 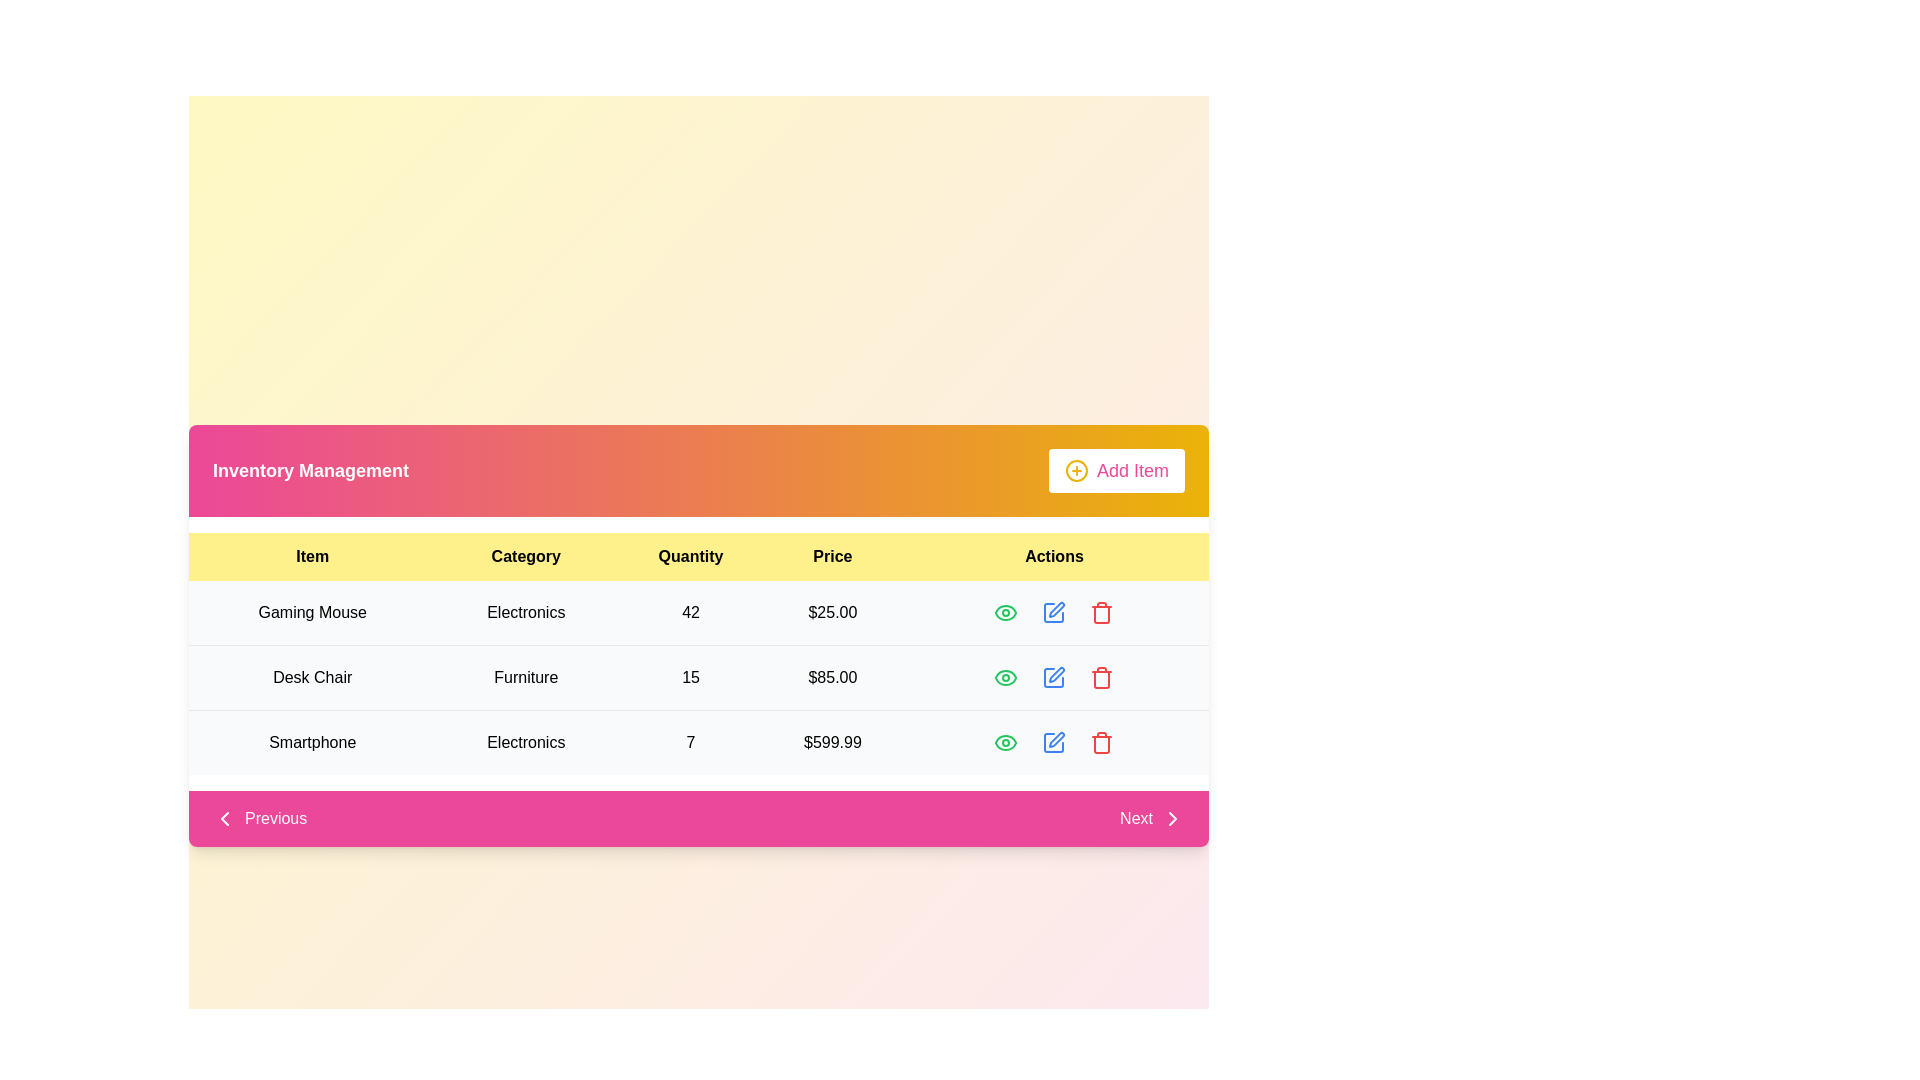 I want to click on the 'Add Item' button, which has a white background, pink text, and a yellow circular icon with a plus symbol, located in the header section to the far right of 'Inventory Management', so click(x=1116, y=470).